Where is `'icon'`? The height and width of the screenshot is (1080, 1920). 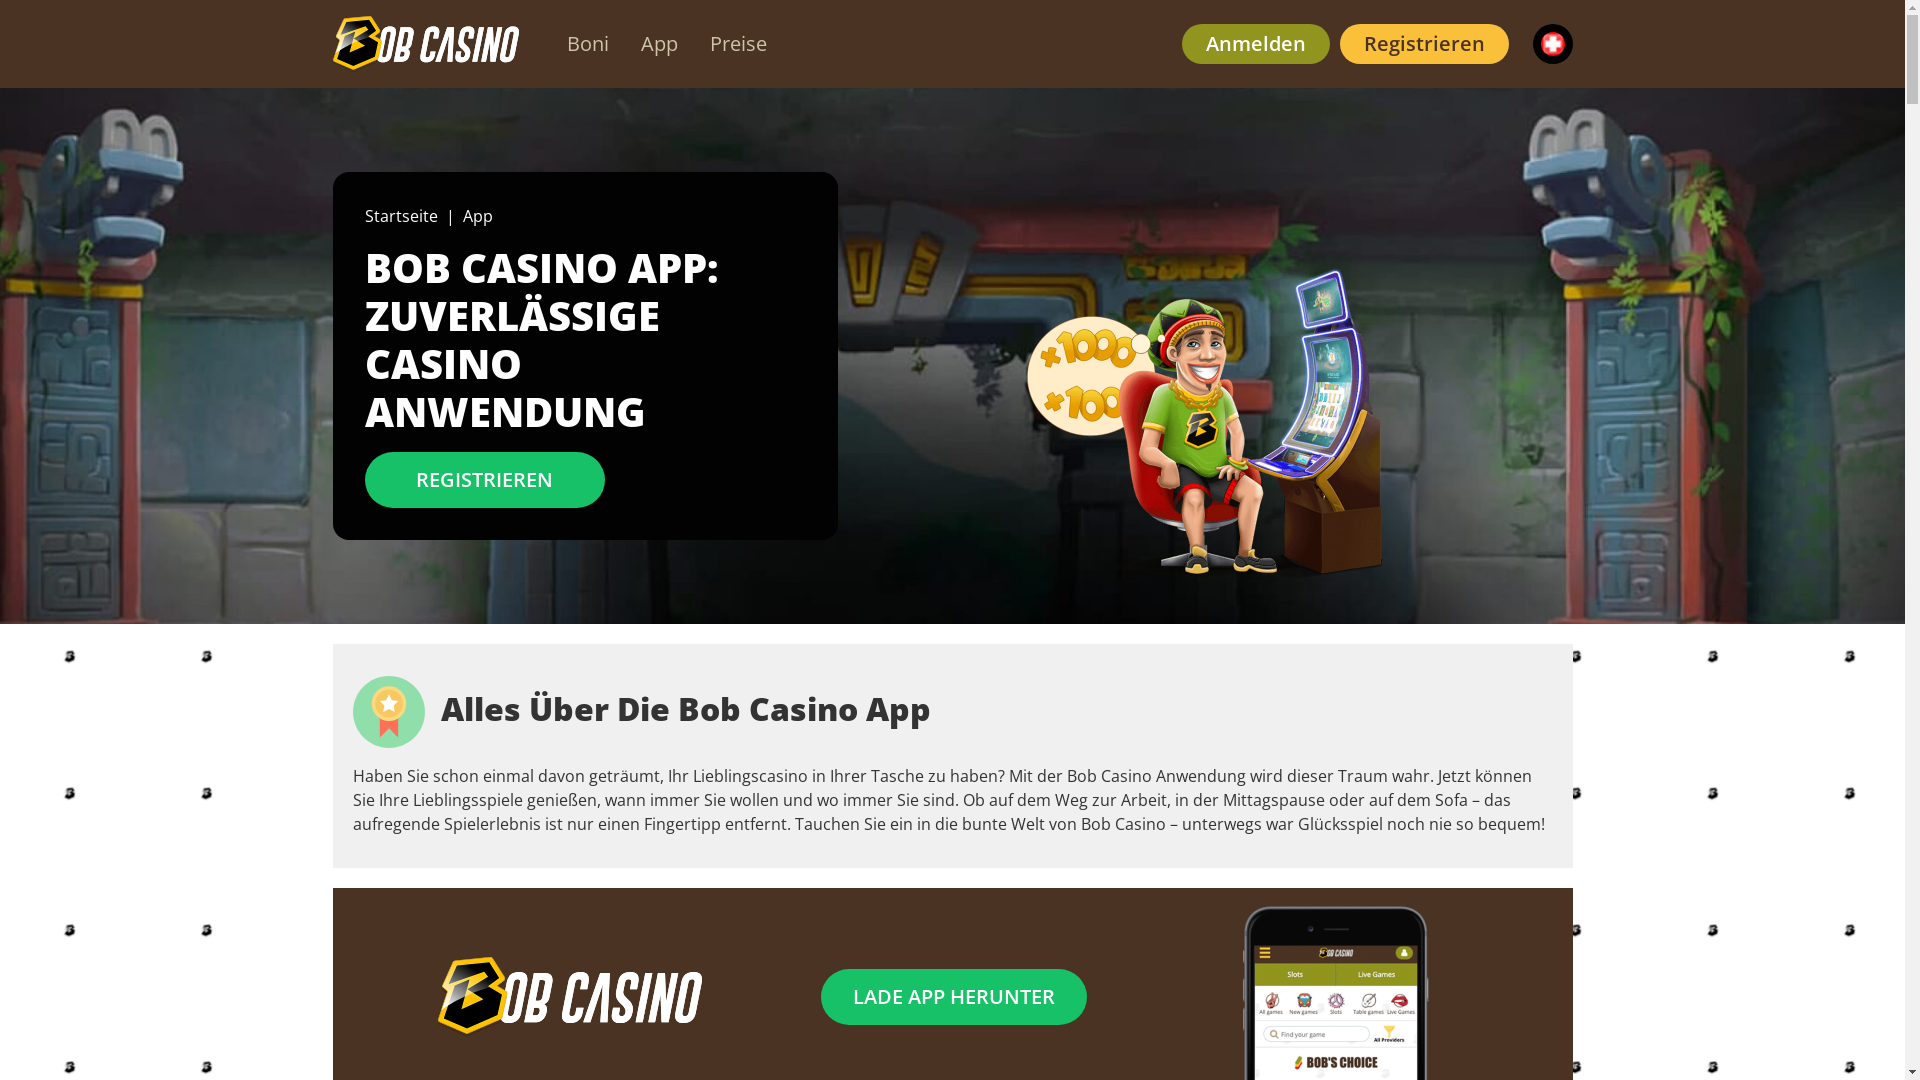
'icon' is located at coordinates (351, 711).